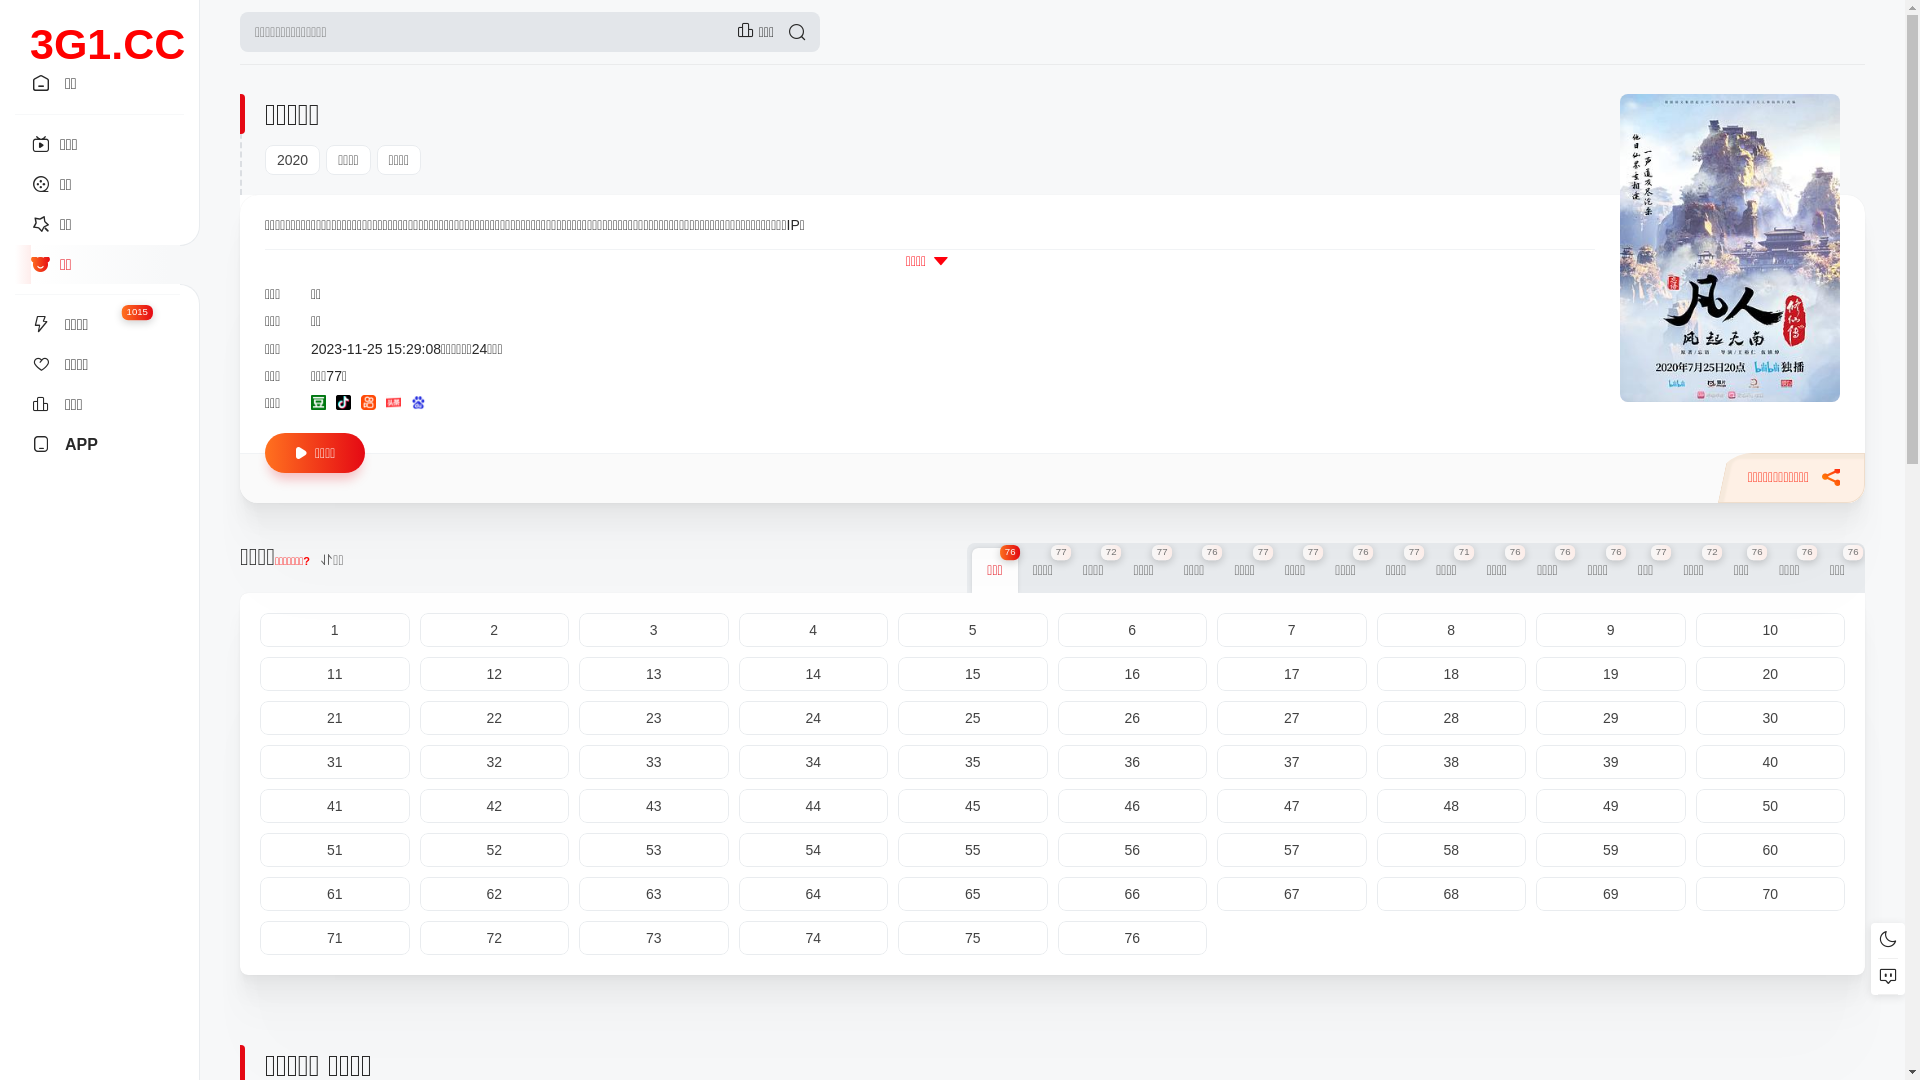  Describe the element at coordinates (1771, 762) in the screenshot. I see `'40'` at that location.